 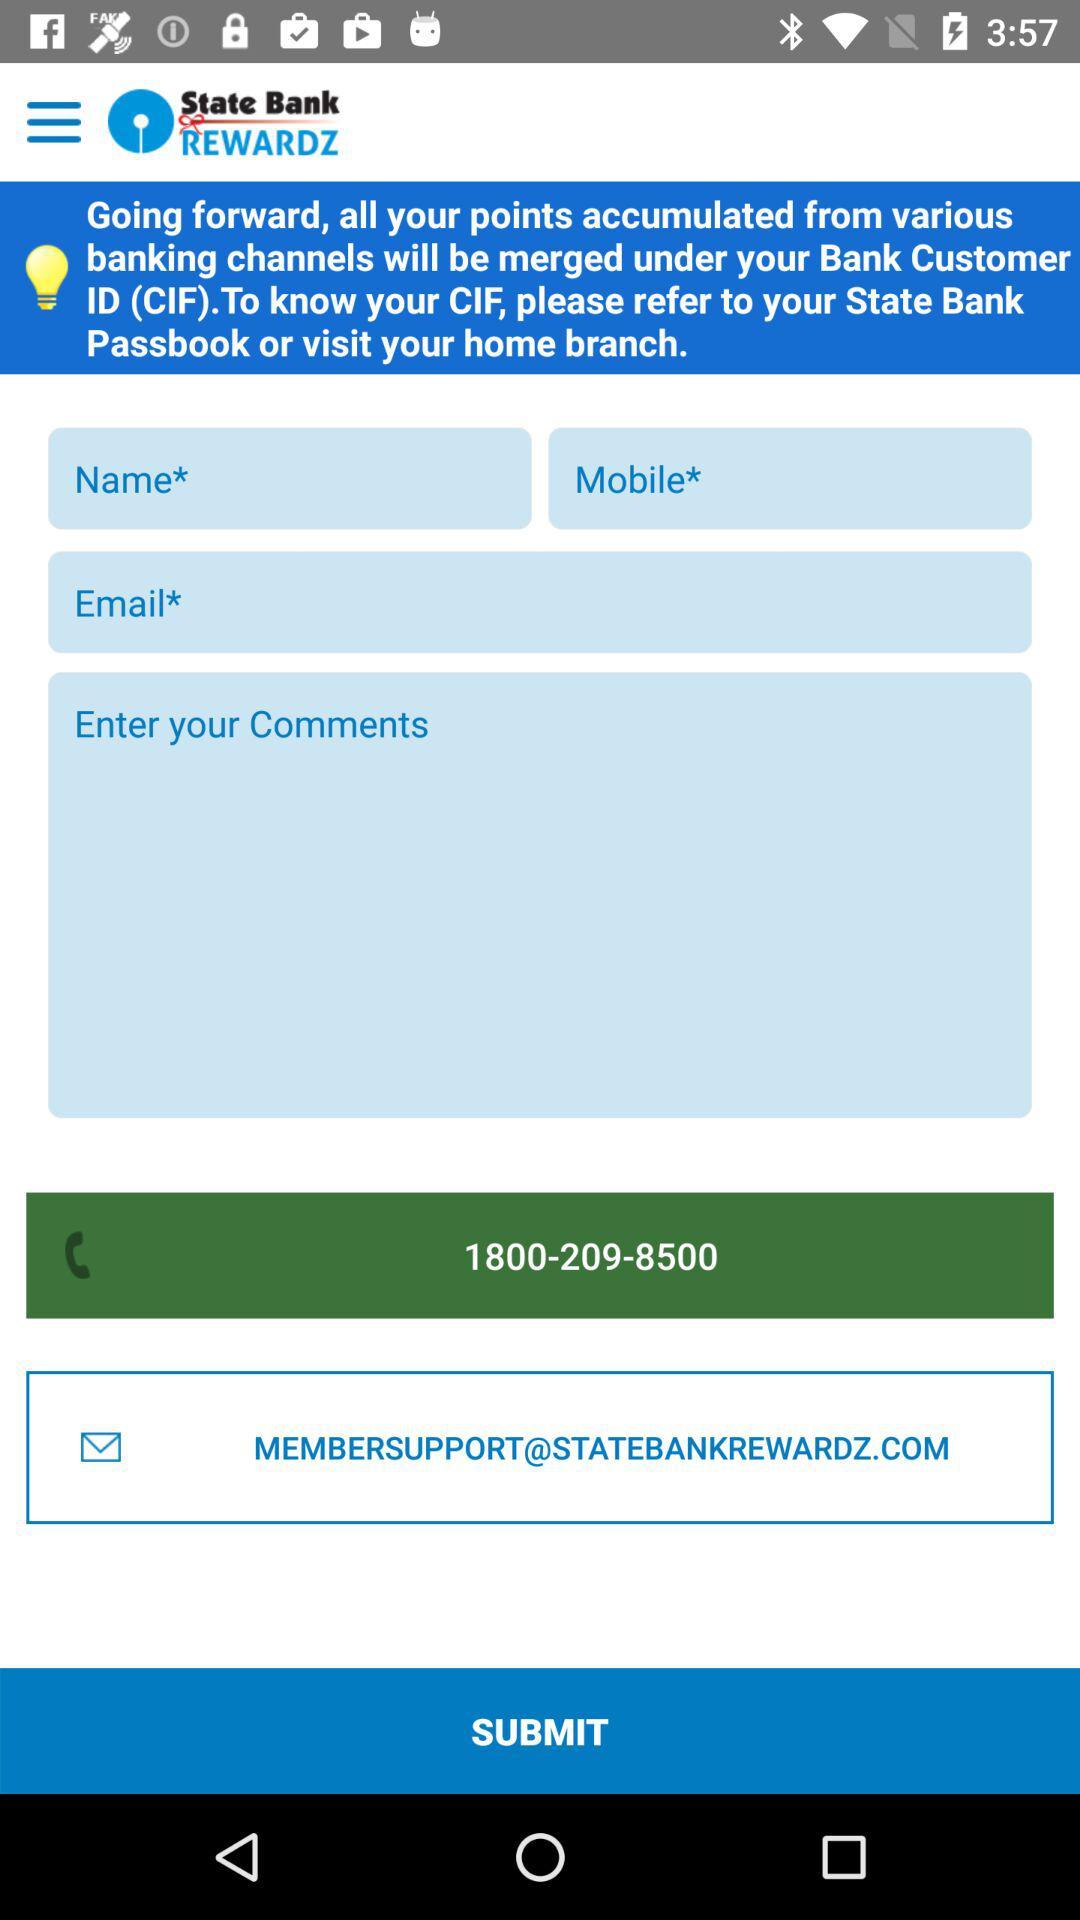 What do you see at coordinates (600, 1447) in the screenshot?
I see `the membersupport@statebankrewardz.com item` at bounding box center [600, 1447].